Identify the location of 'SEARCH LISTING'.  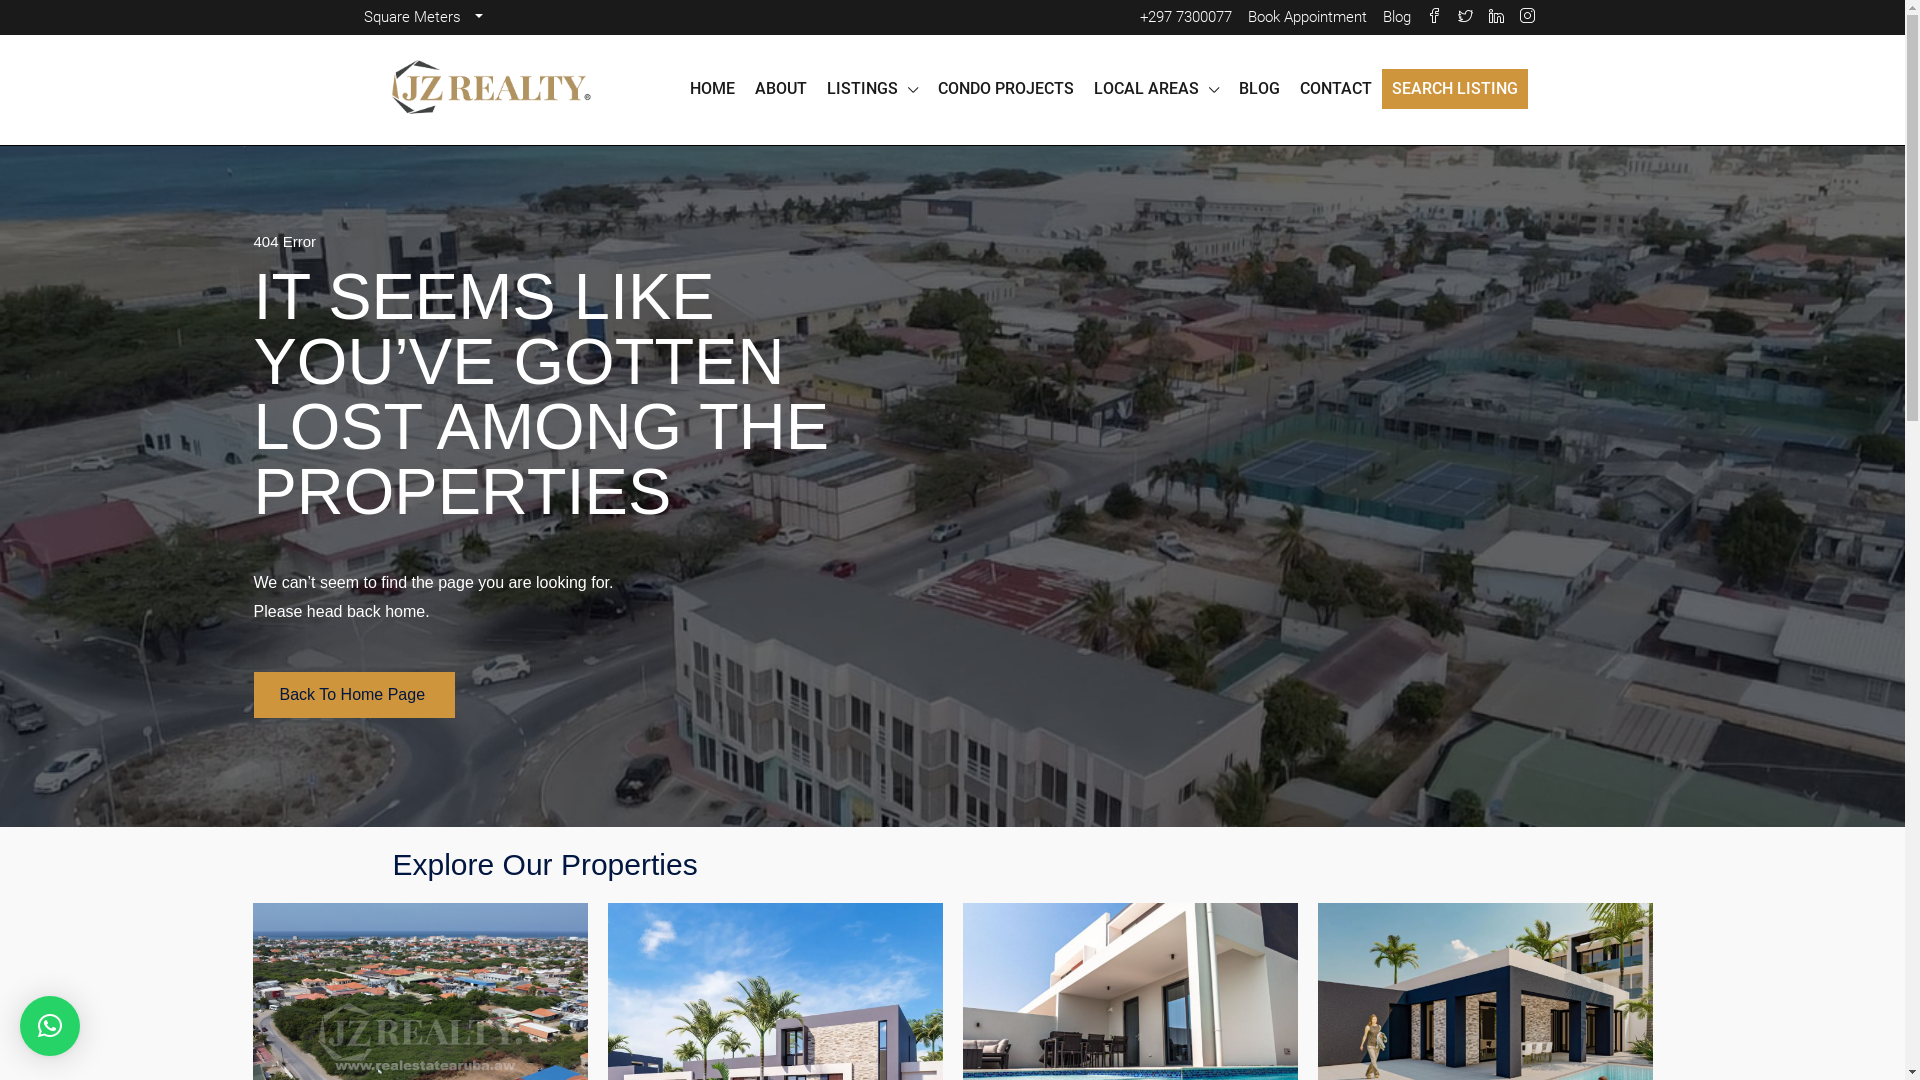
(1381, 87).